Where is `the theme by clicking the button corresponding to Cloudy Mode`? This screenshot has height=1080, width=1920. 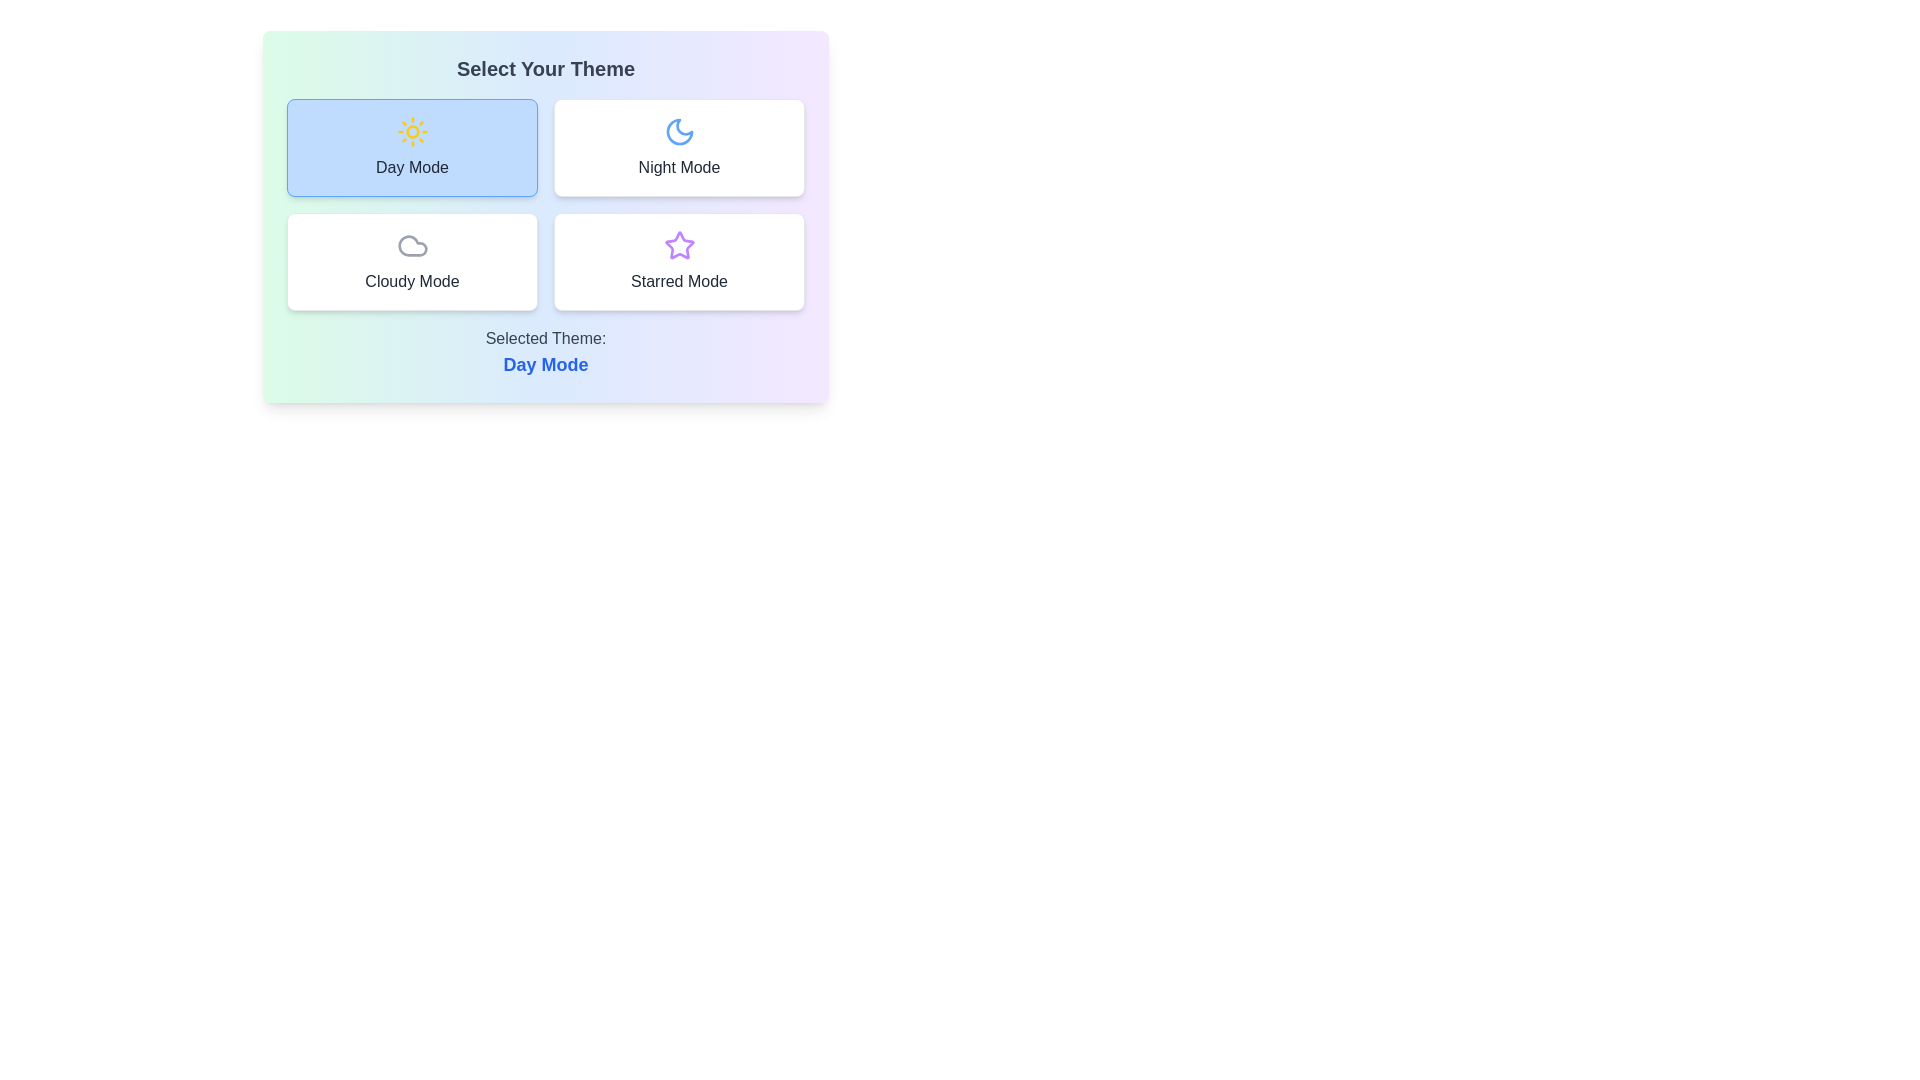 the theme by clicking the button corresponding to Cloudy Mode is located at coordinates (411, 261).